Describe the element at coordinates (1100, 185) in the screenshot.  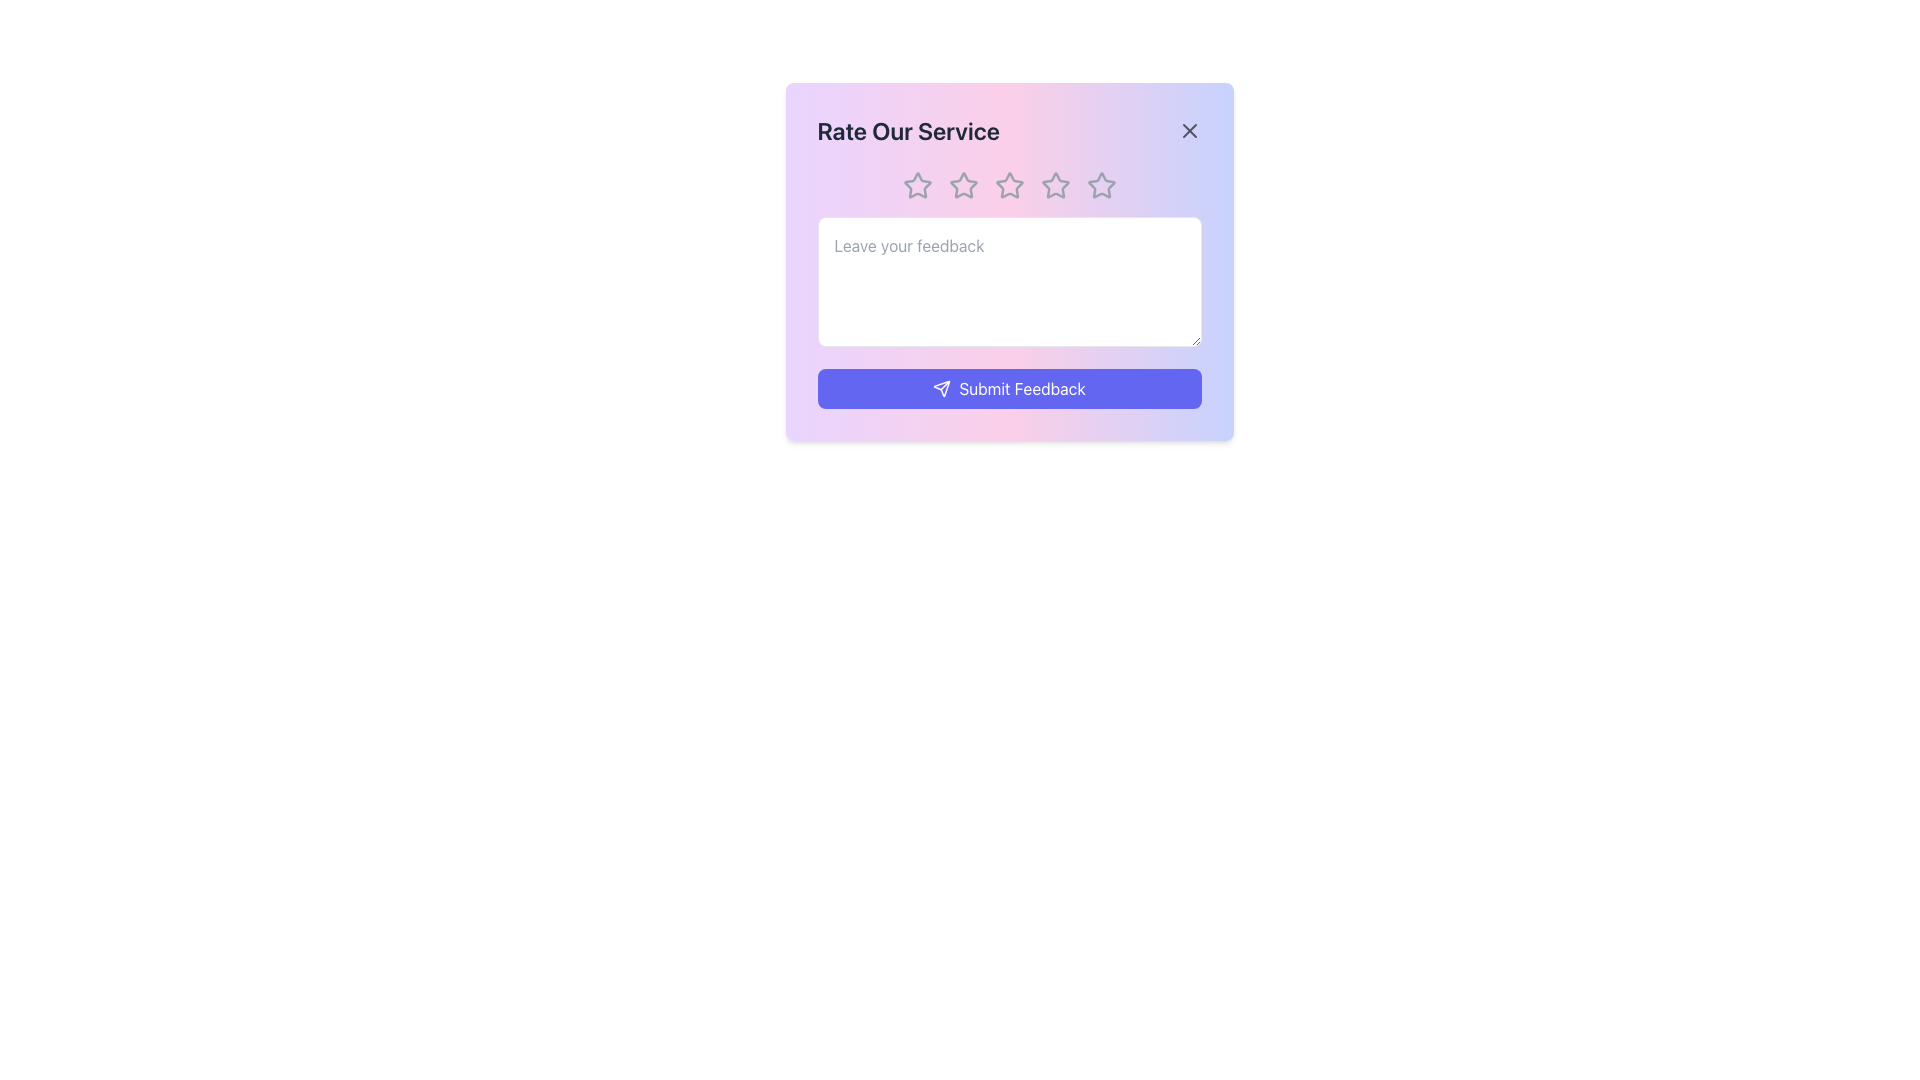
I see `the fifth Interactive Rating Star Icon` at that location.